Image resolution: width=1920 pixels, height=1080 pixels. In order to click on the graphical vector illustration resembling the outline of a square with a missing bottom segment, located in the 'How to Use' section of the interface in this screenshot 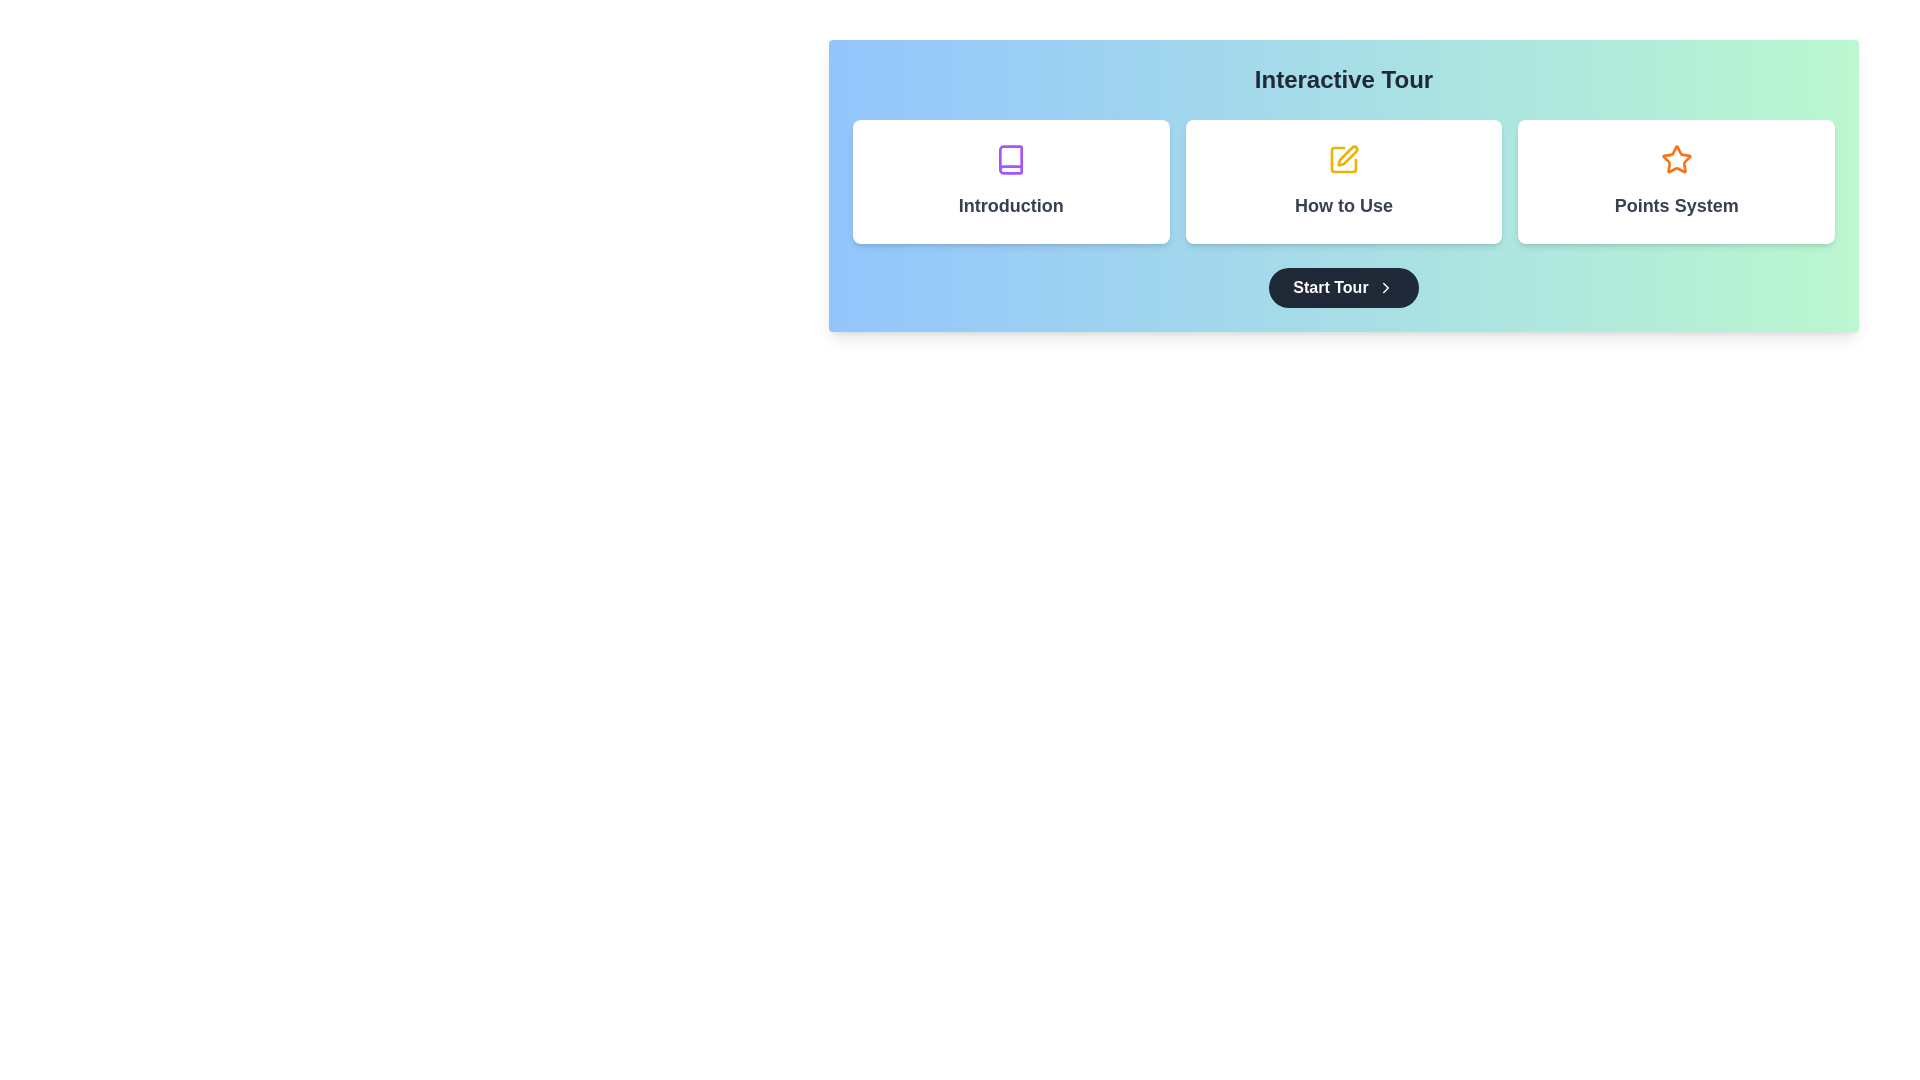, I will do `click(1344, 158)`.